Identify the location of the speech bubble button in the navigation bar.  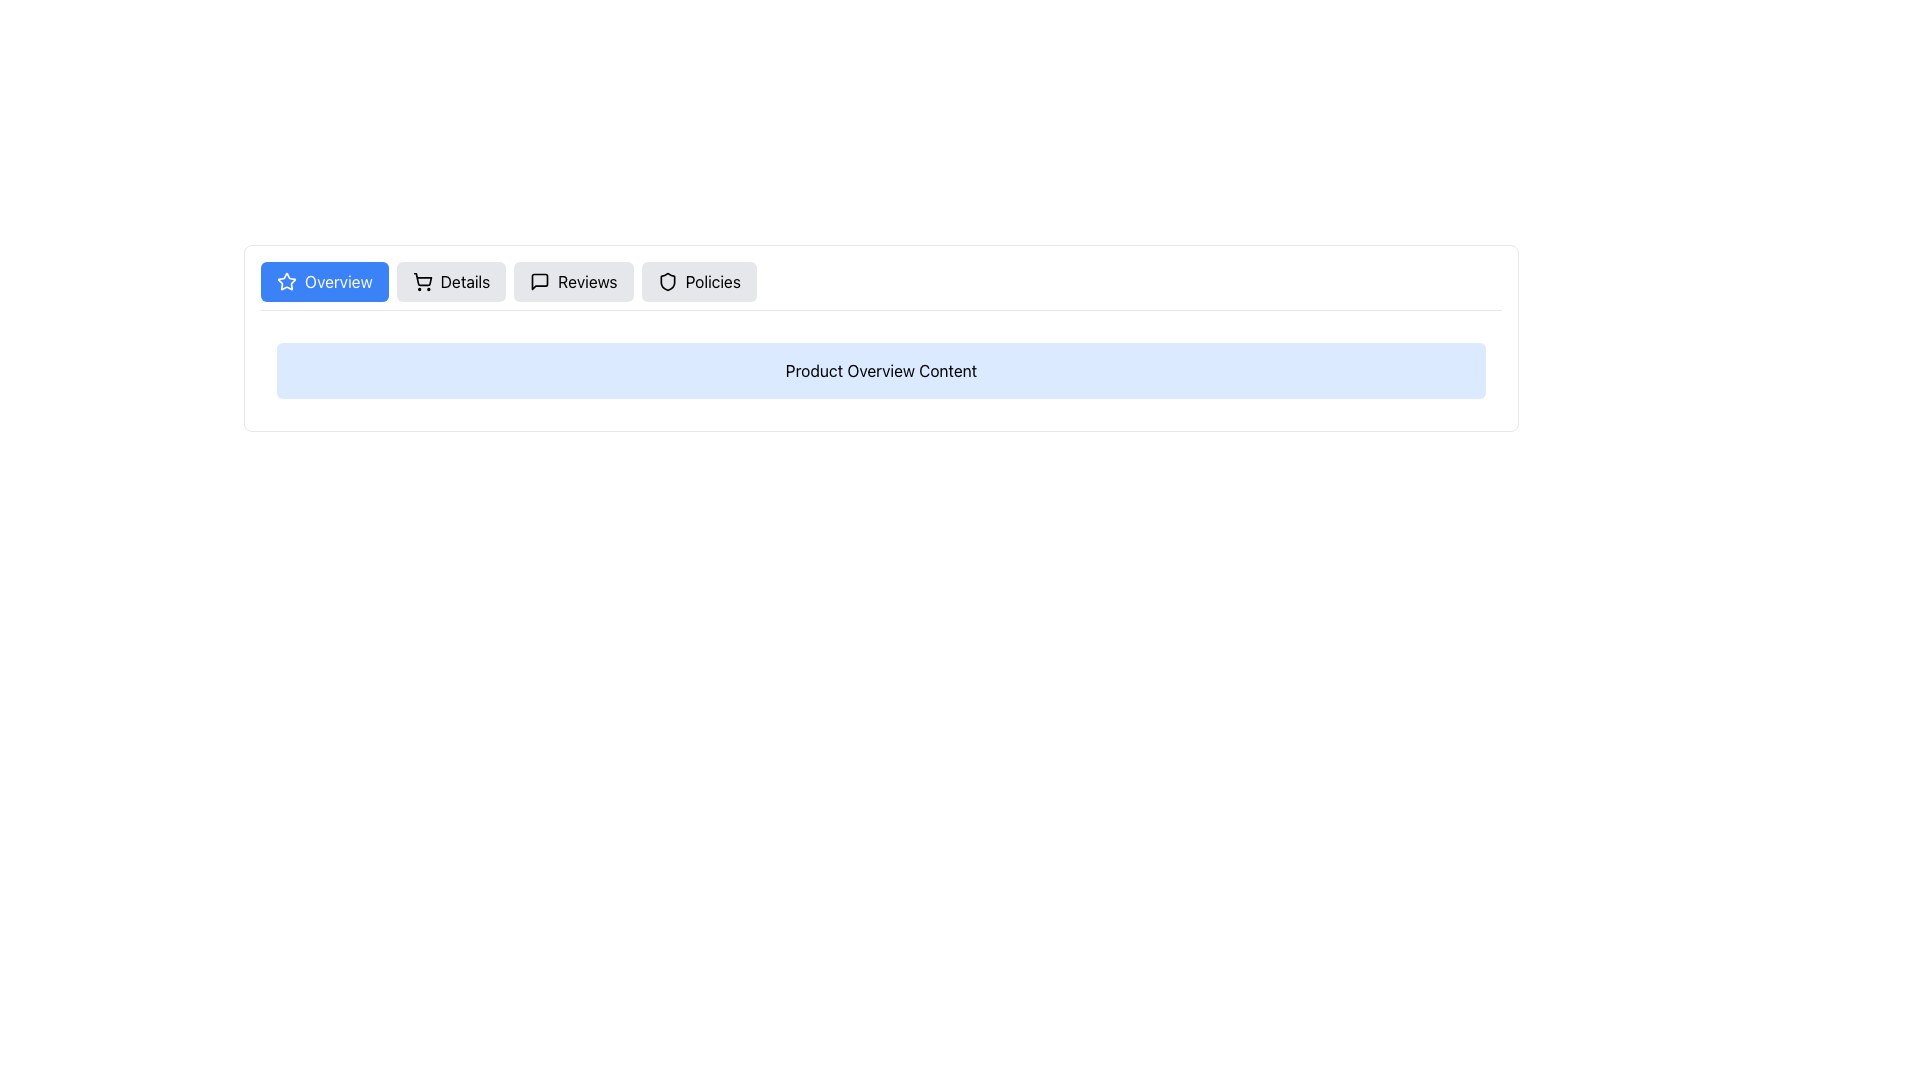
(540, 281).